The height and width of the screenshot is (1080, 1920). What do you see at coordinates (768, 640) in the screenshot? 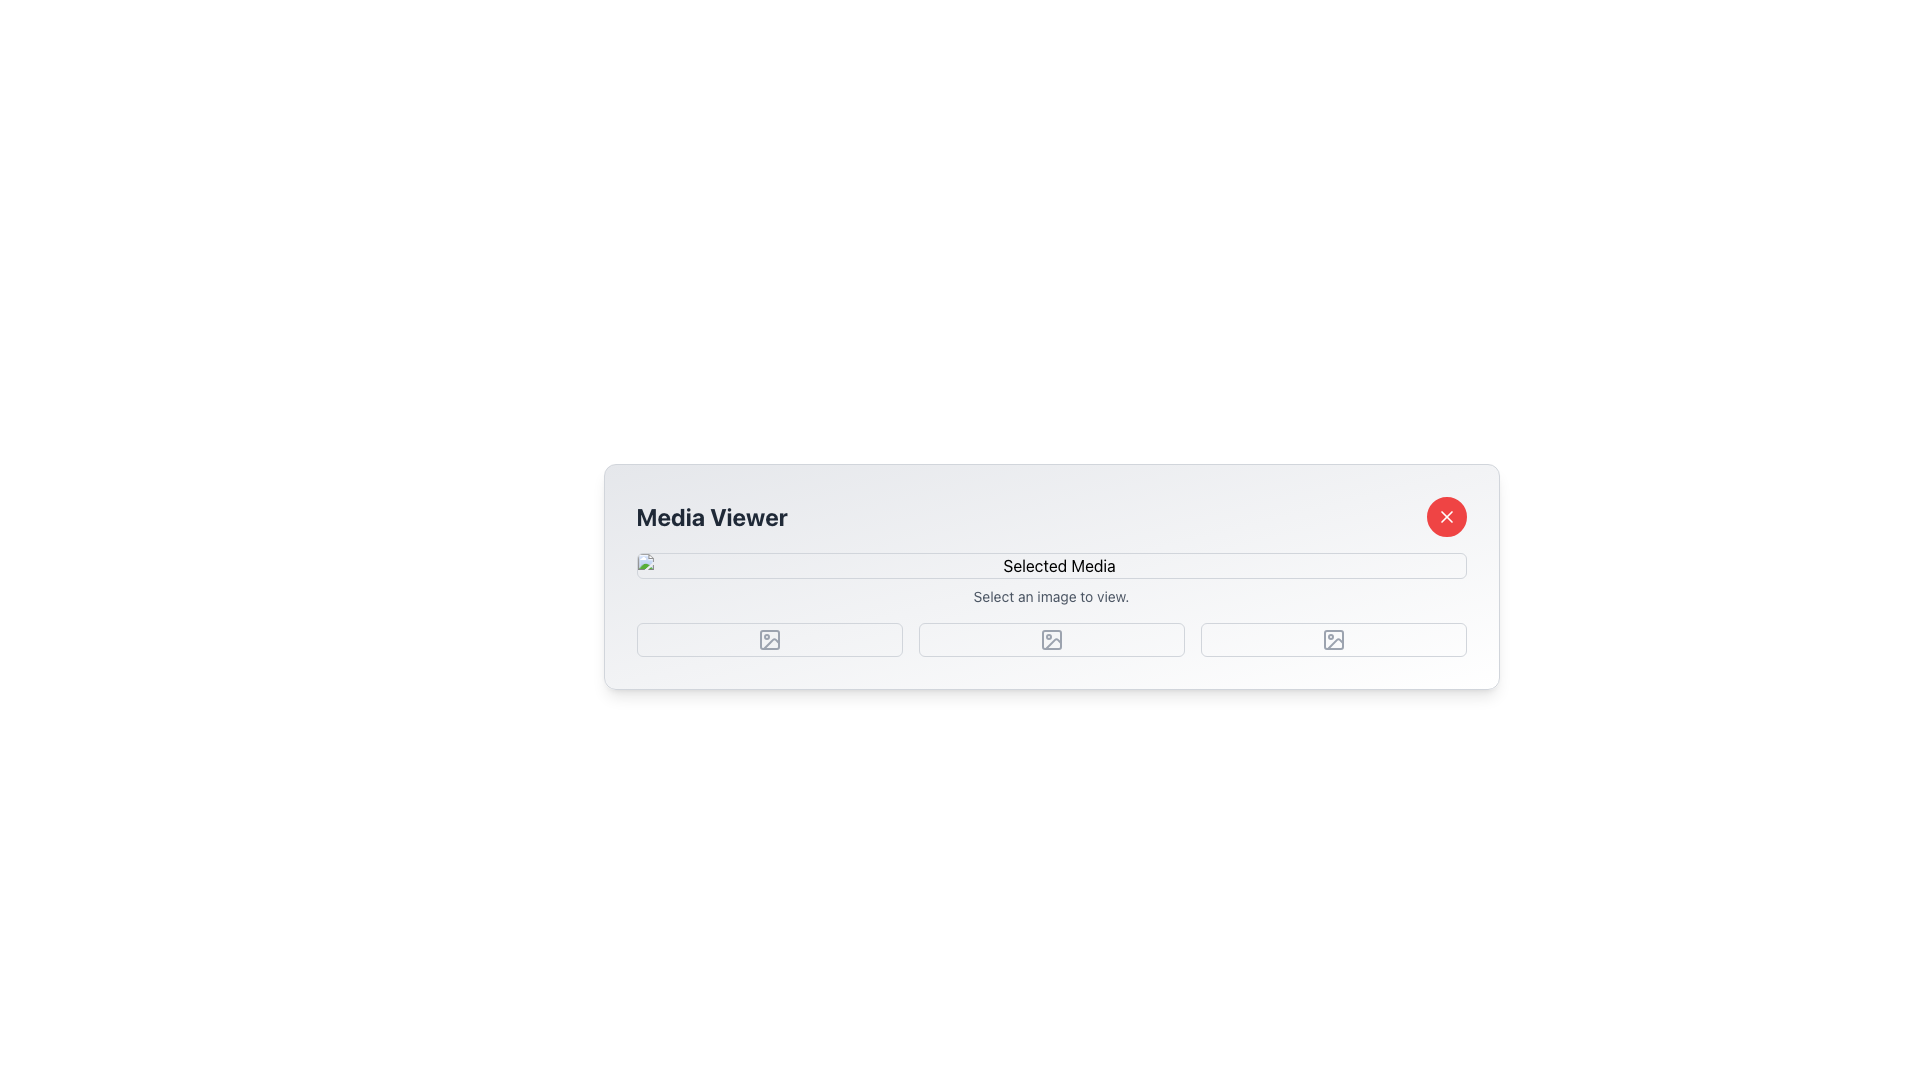
I see `the second icon button from the left in the media viewer interface` at bounding box center [768, 640].